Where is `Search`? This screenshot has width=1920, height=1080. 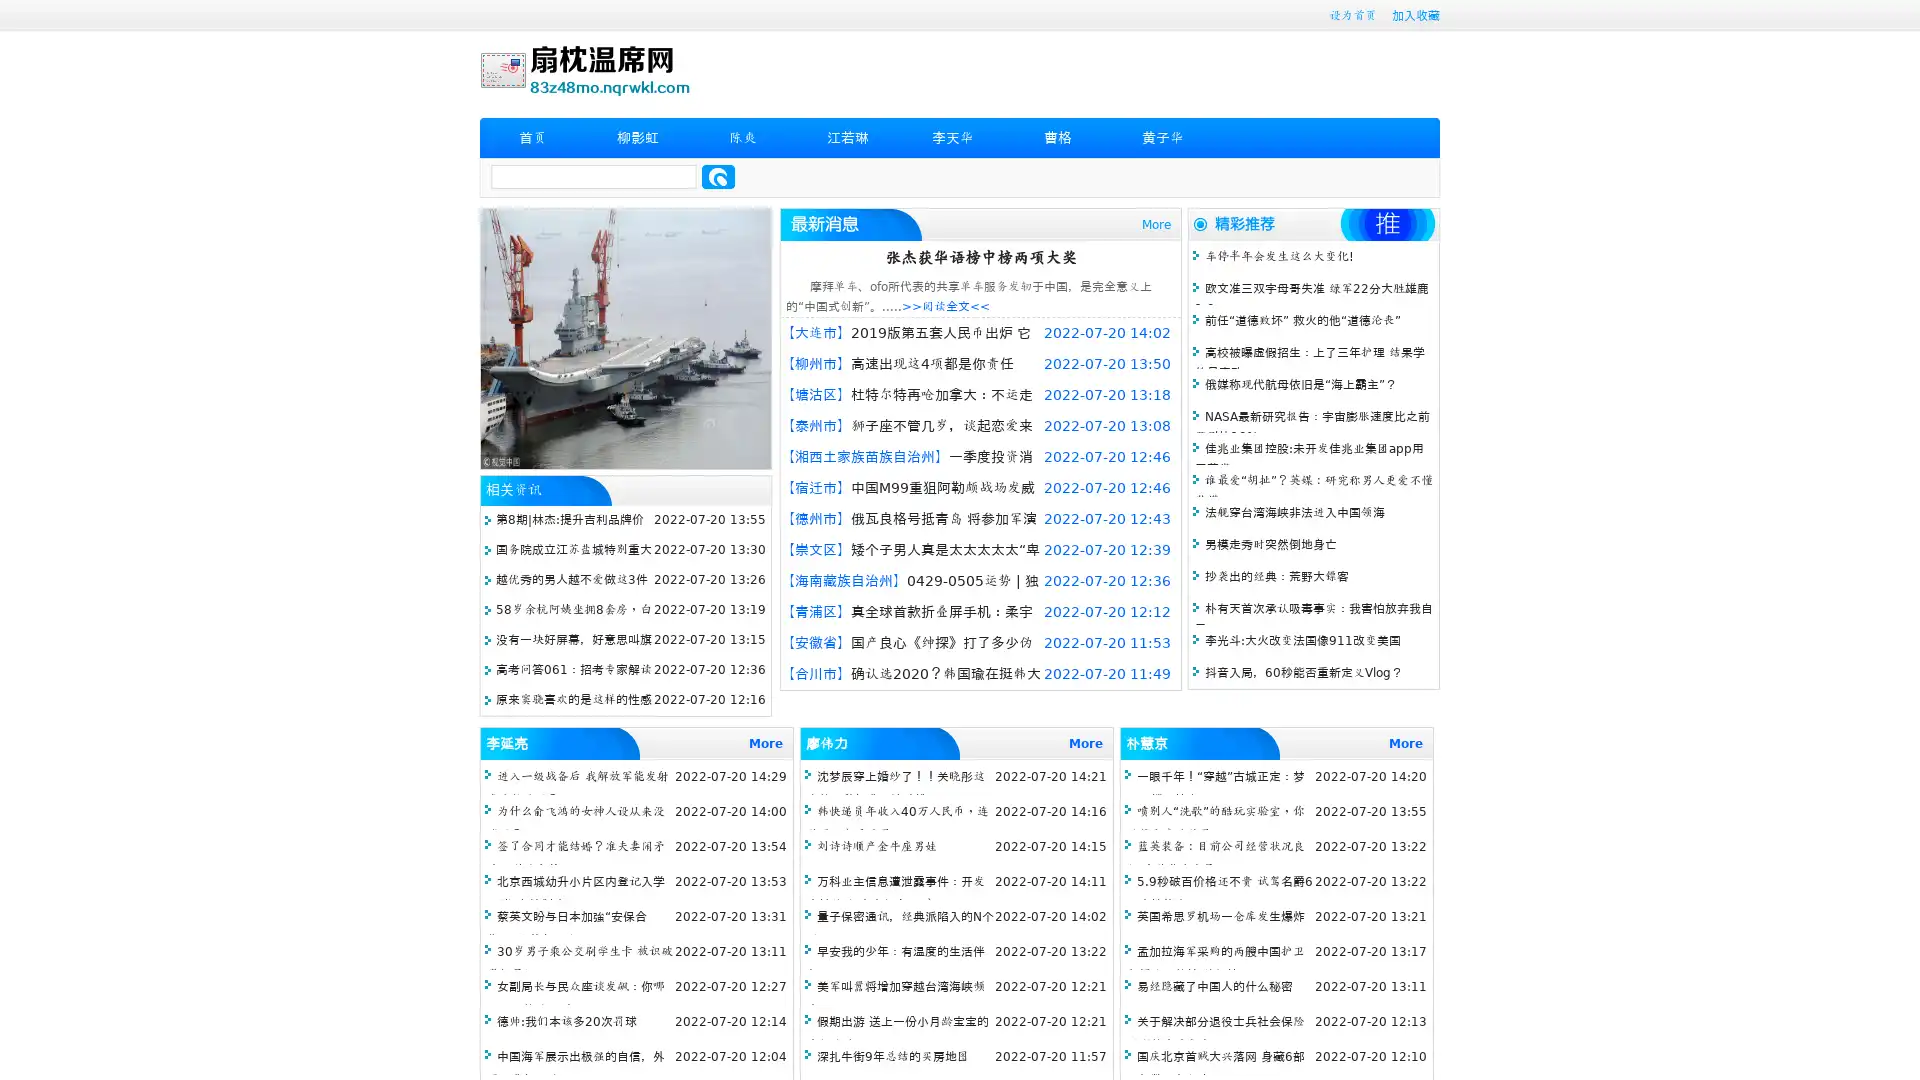 Search is located at coordinates (718, 176).